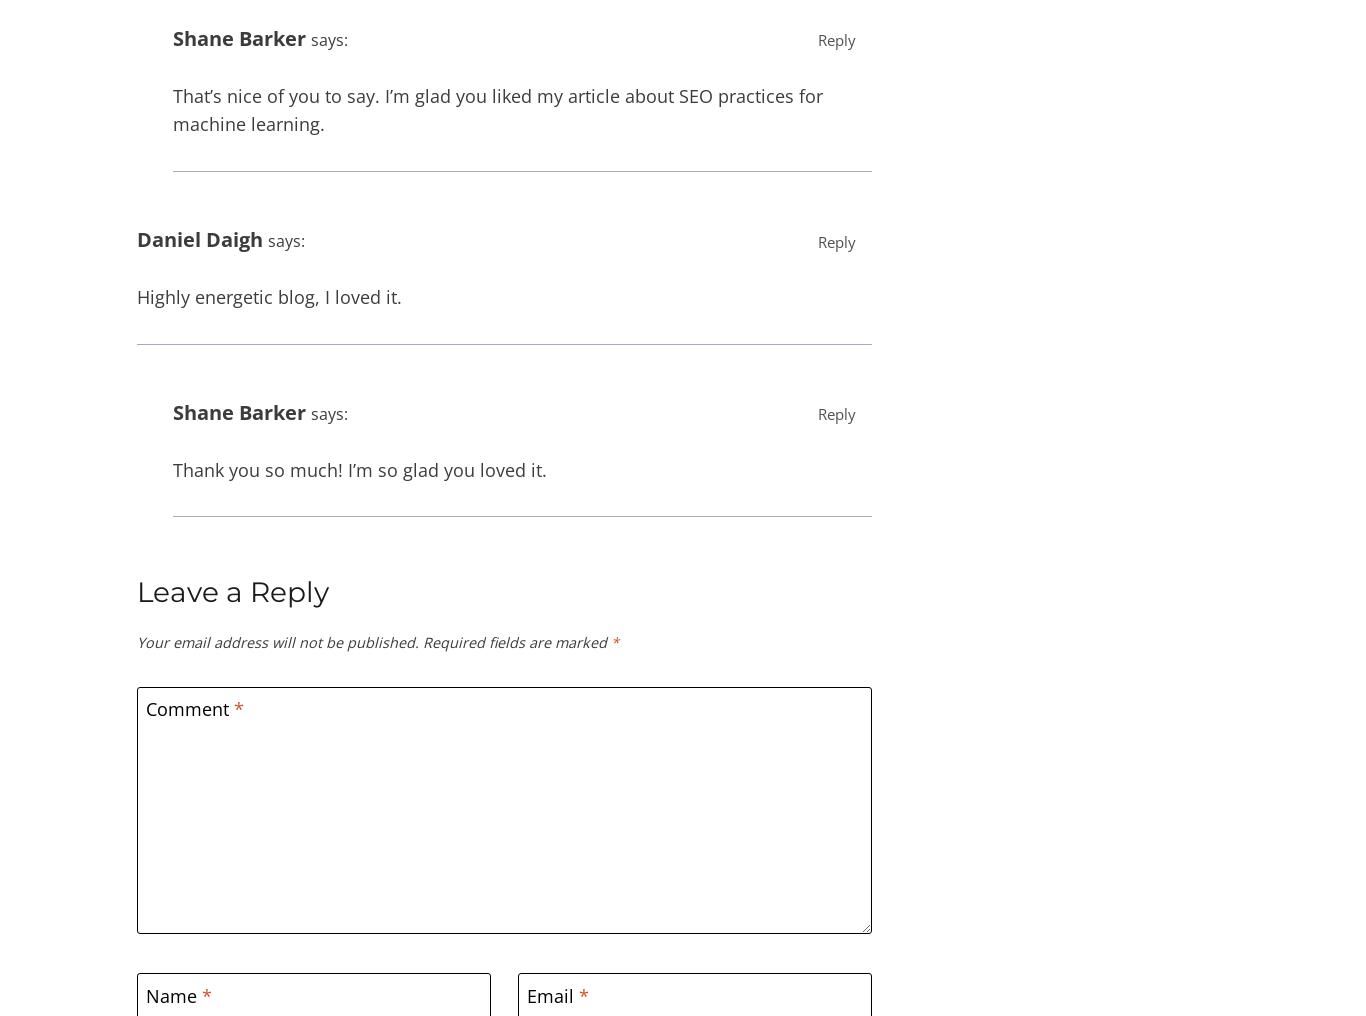 This screenshot has width=1366, height=1016. I want to click on 'Leave a Reply', so click(233, 592).